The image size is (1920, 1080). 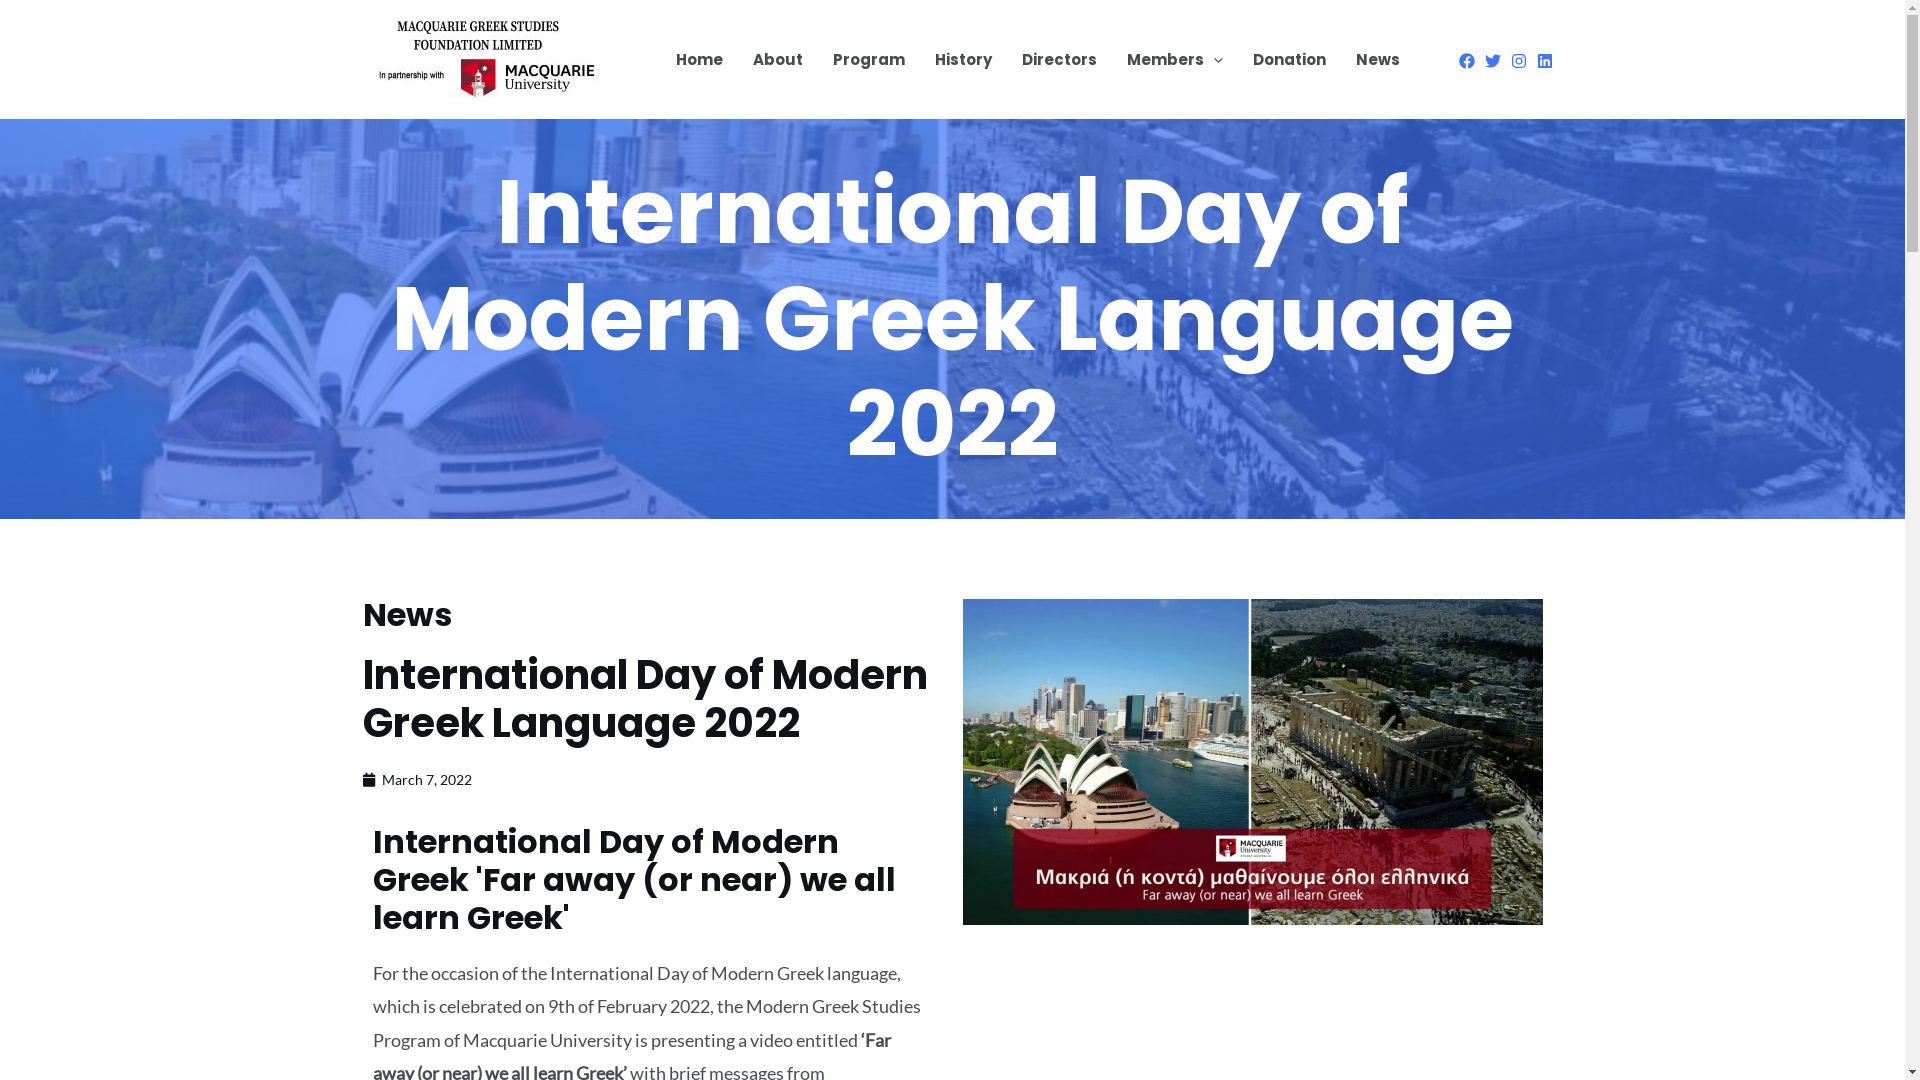 I want to click on 'History', so click(x=919, y=59).